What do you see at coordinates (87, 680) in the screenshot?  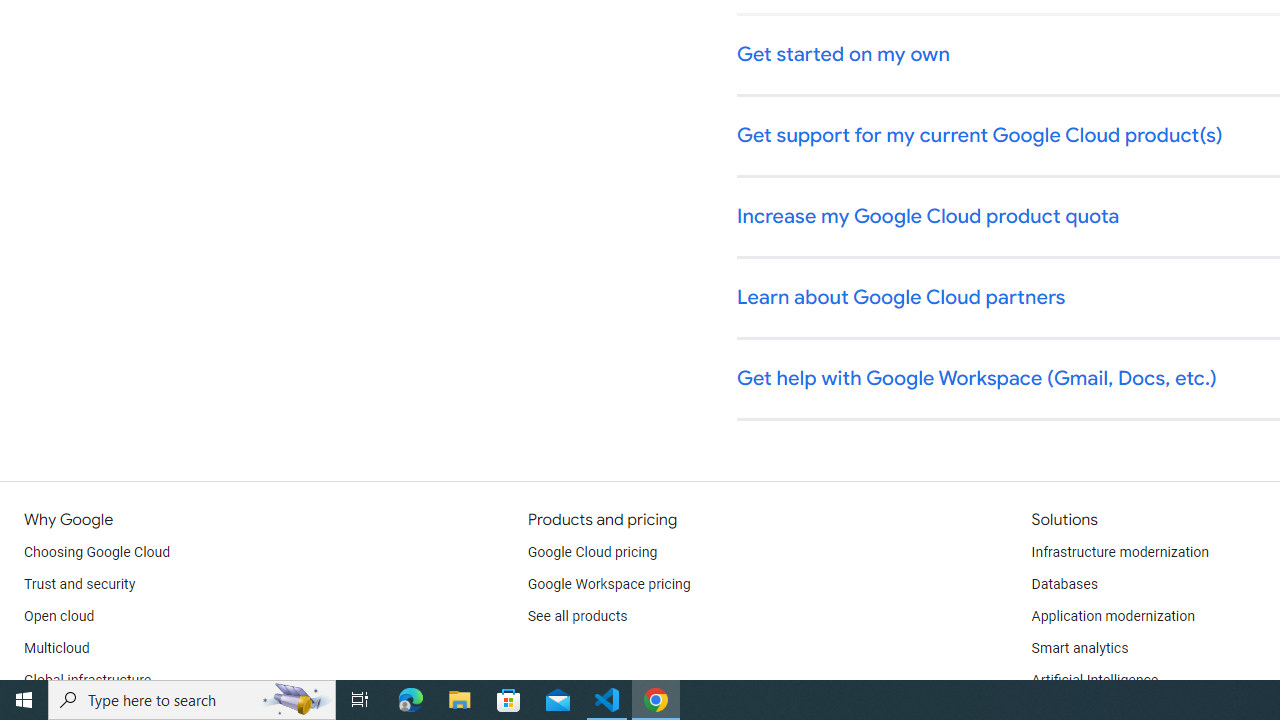 I see `'Global infrastructure'` at bounding box center [87, 680].